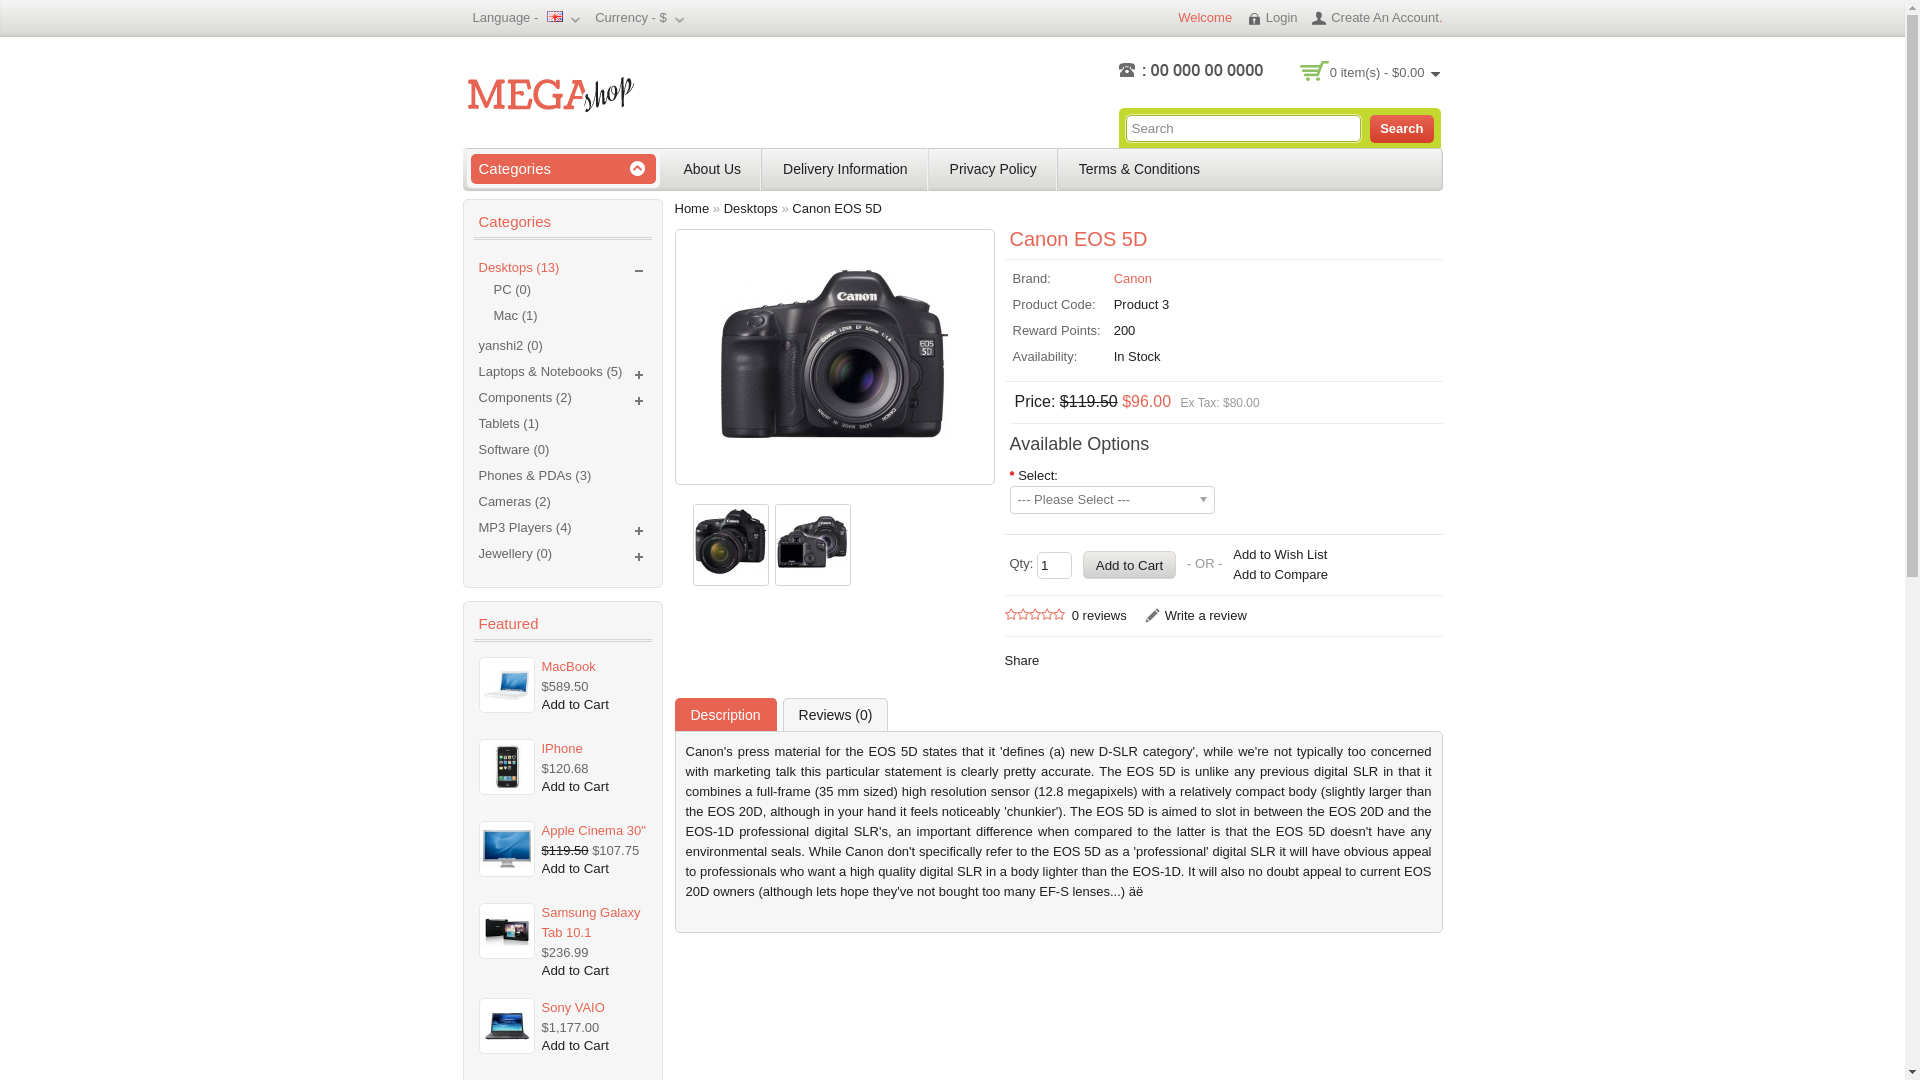  What do you see at coordinates (723, 713) in the screenshot?
I see `'Description'` at bounding box center [723, 713].